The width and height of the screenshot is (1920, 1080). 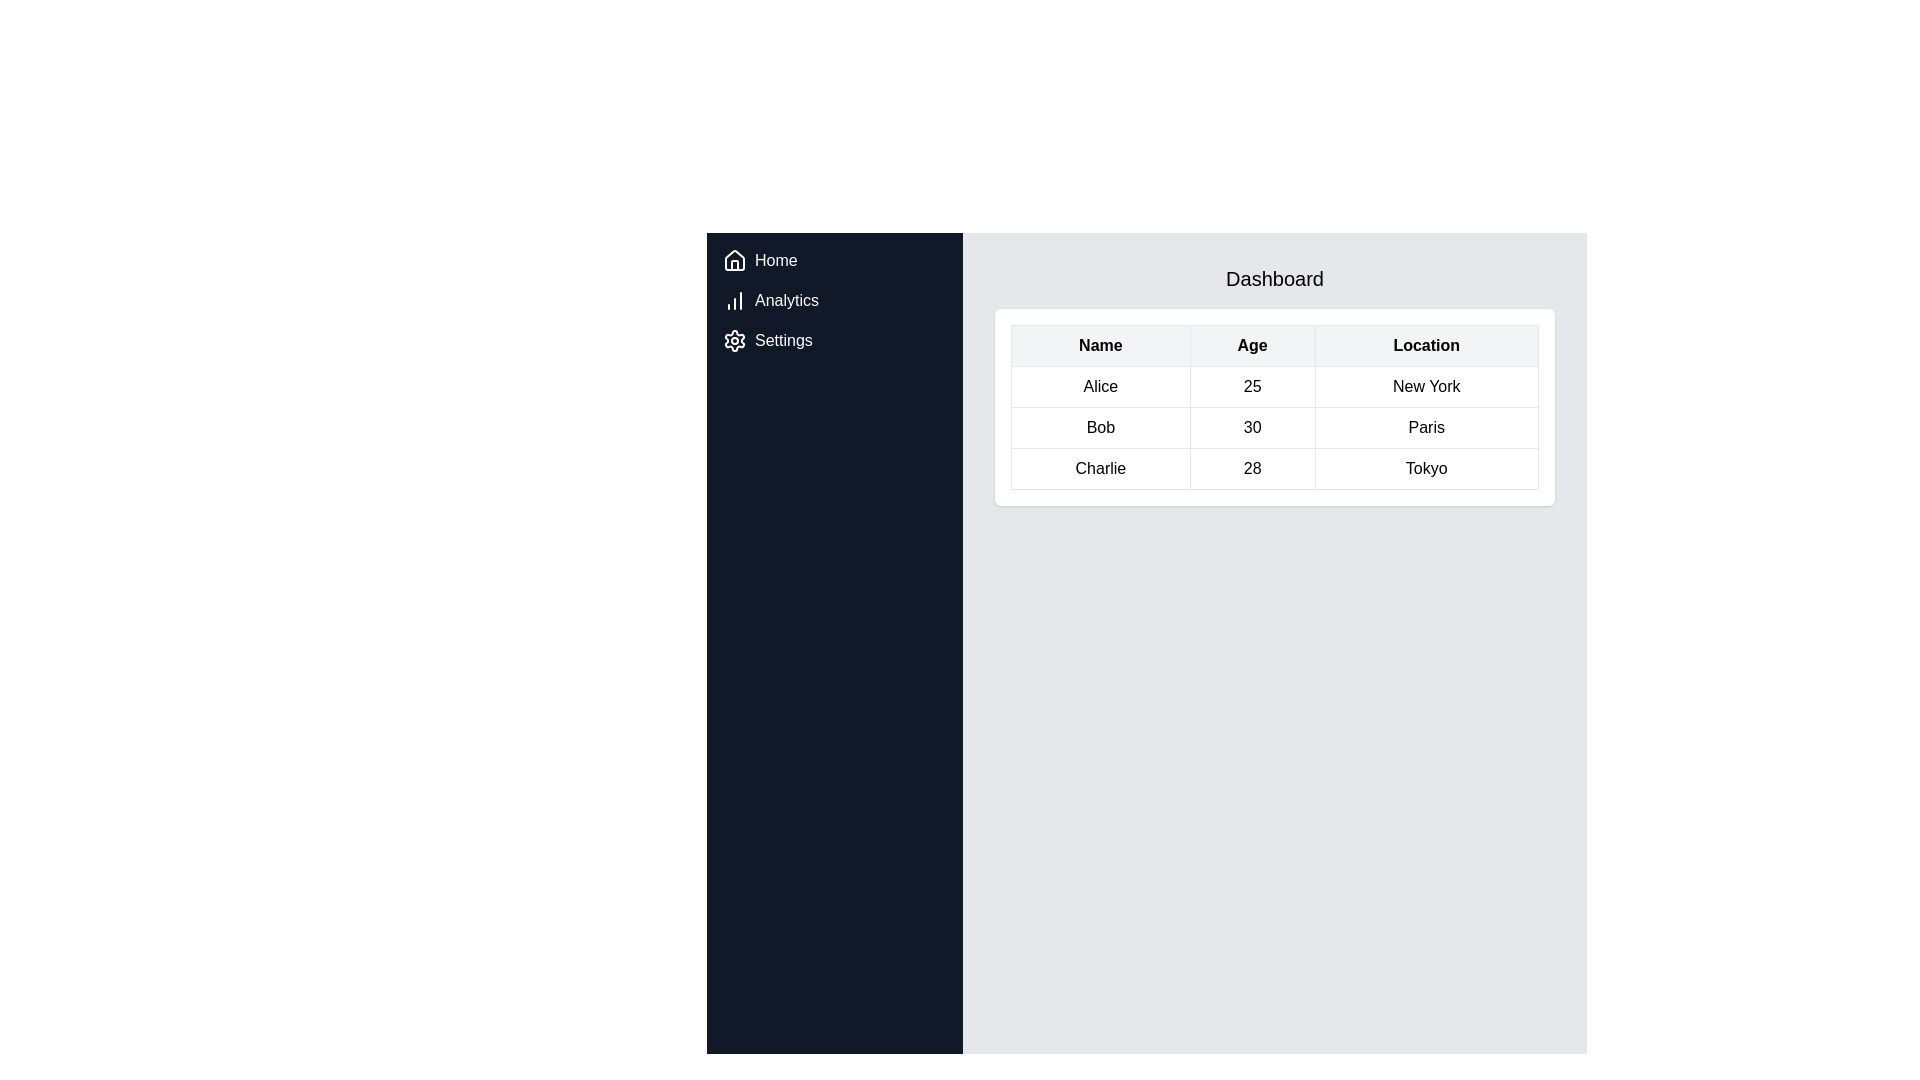 What do you see at coordinates (1251, 427) in the screenshot?
I see `the text field displaying '30' located in the second column of the second row under the header 'Age' in the table` at bounding box center [1251, 427].